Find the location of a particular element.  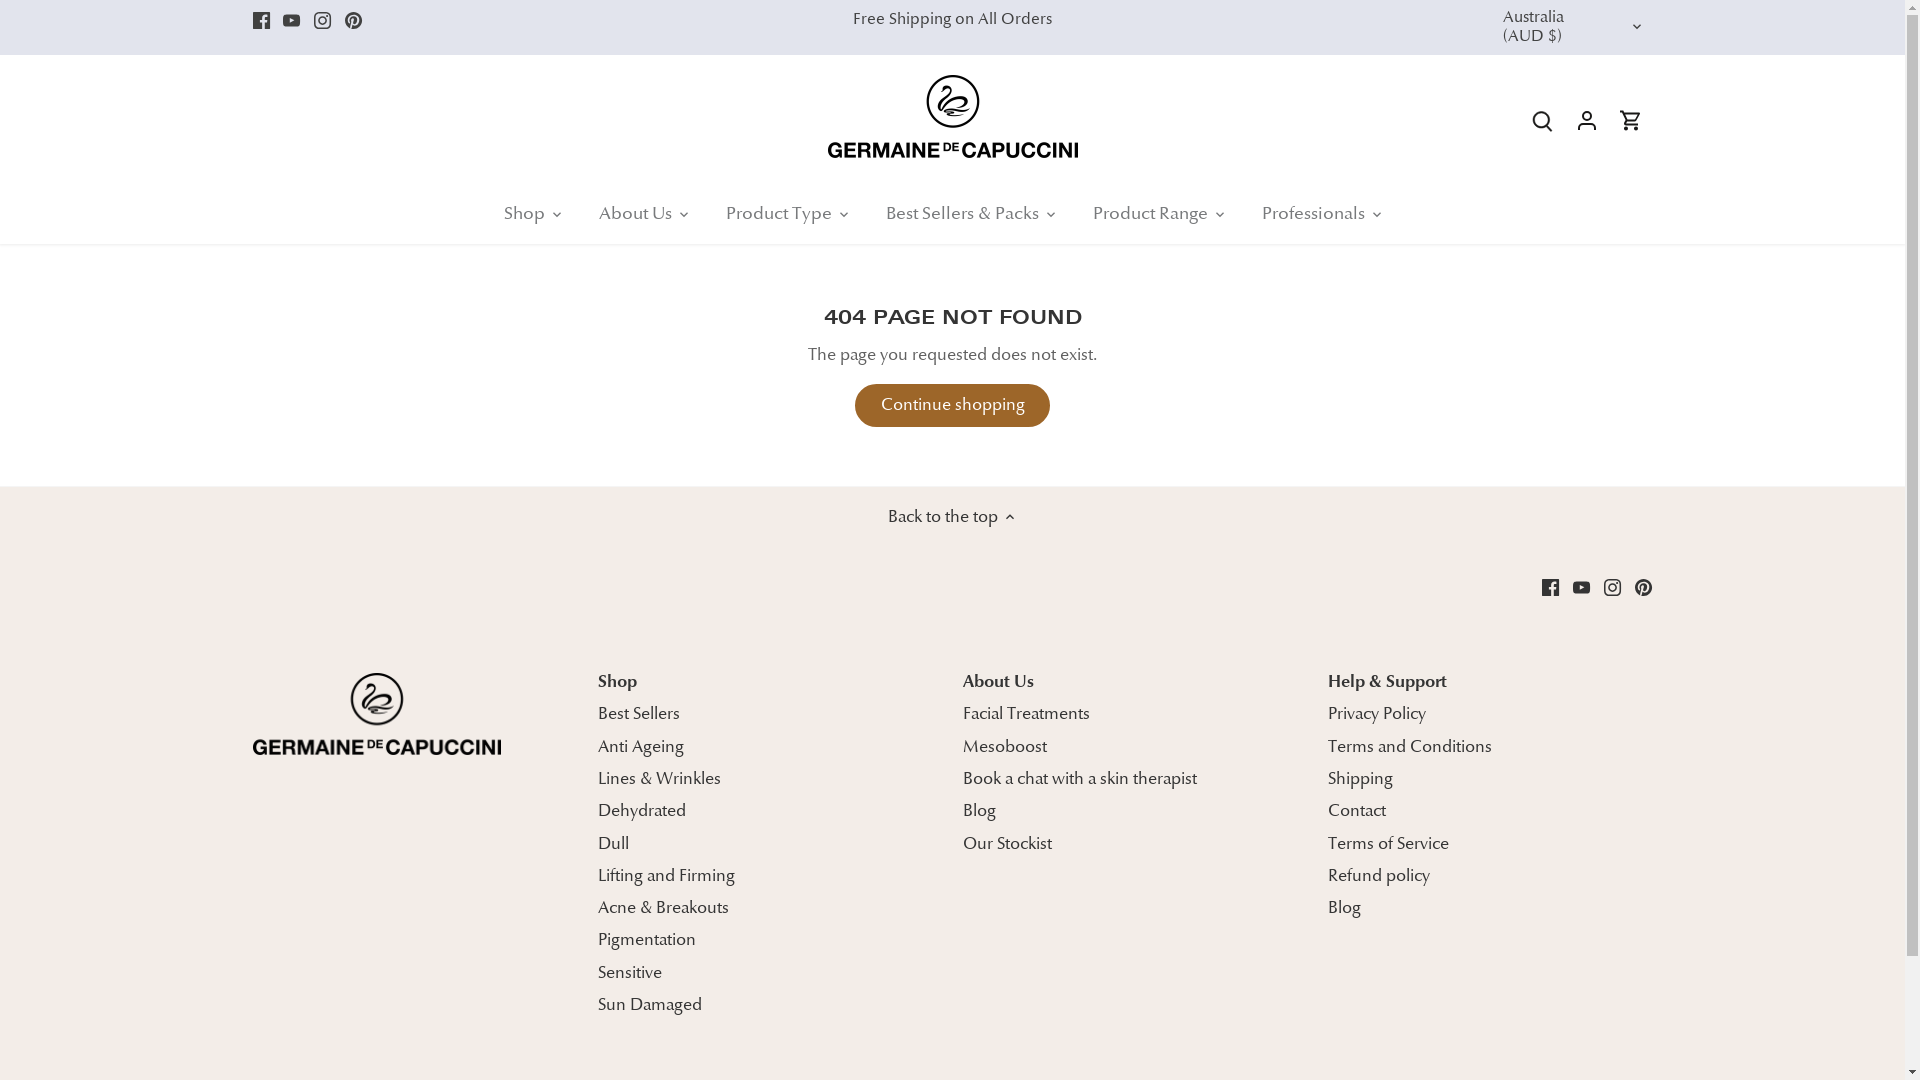

'Dehydrated' is located at coordinates (642, 810).